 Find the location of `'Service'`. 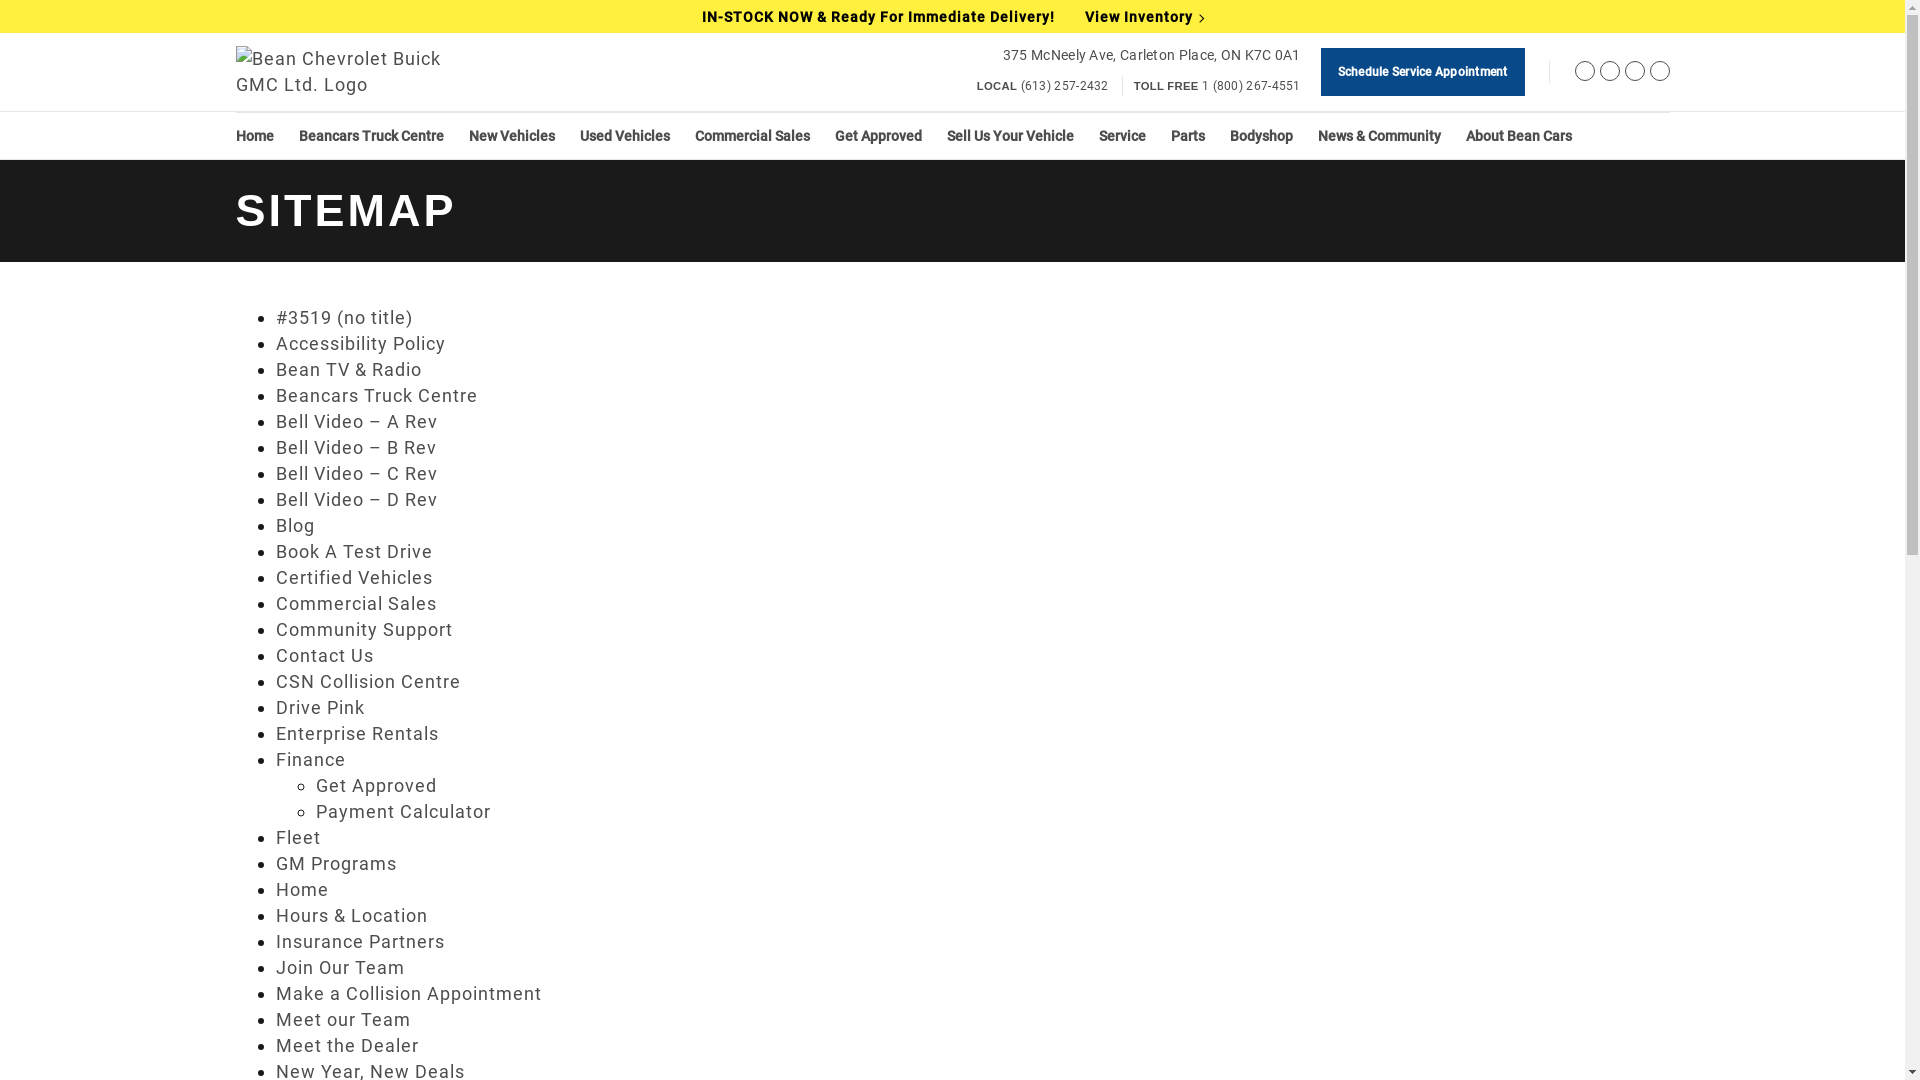

'Service' is located at coordinates (1121, 135).